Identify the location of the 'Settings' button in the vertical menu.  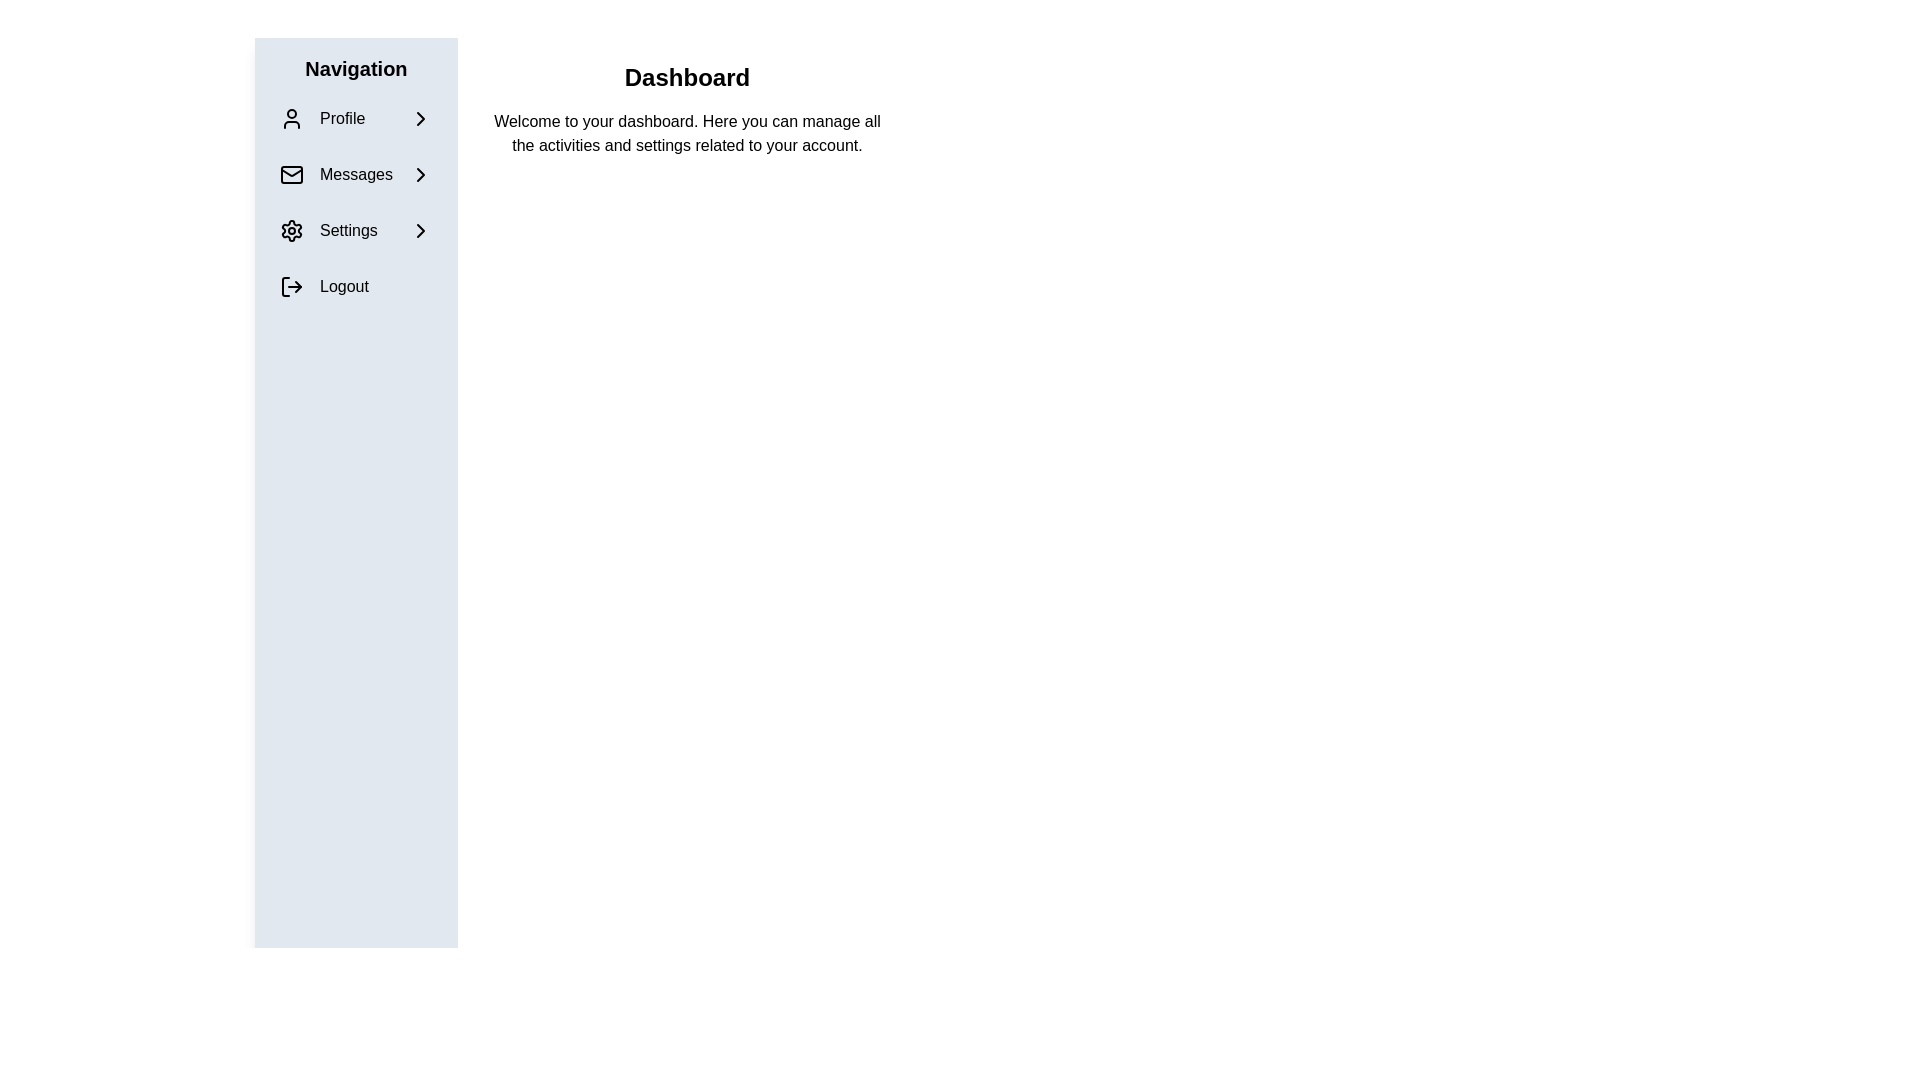
(356, 230).